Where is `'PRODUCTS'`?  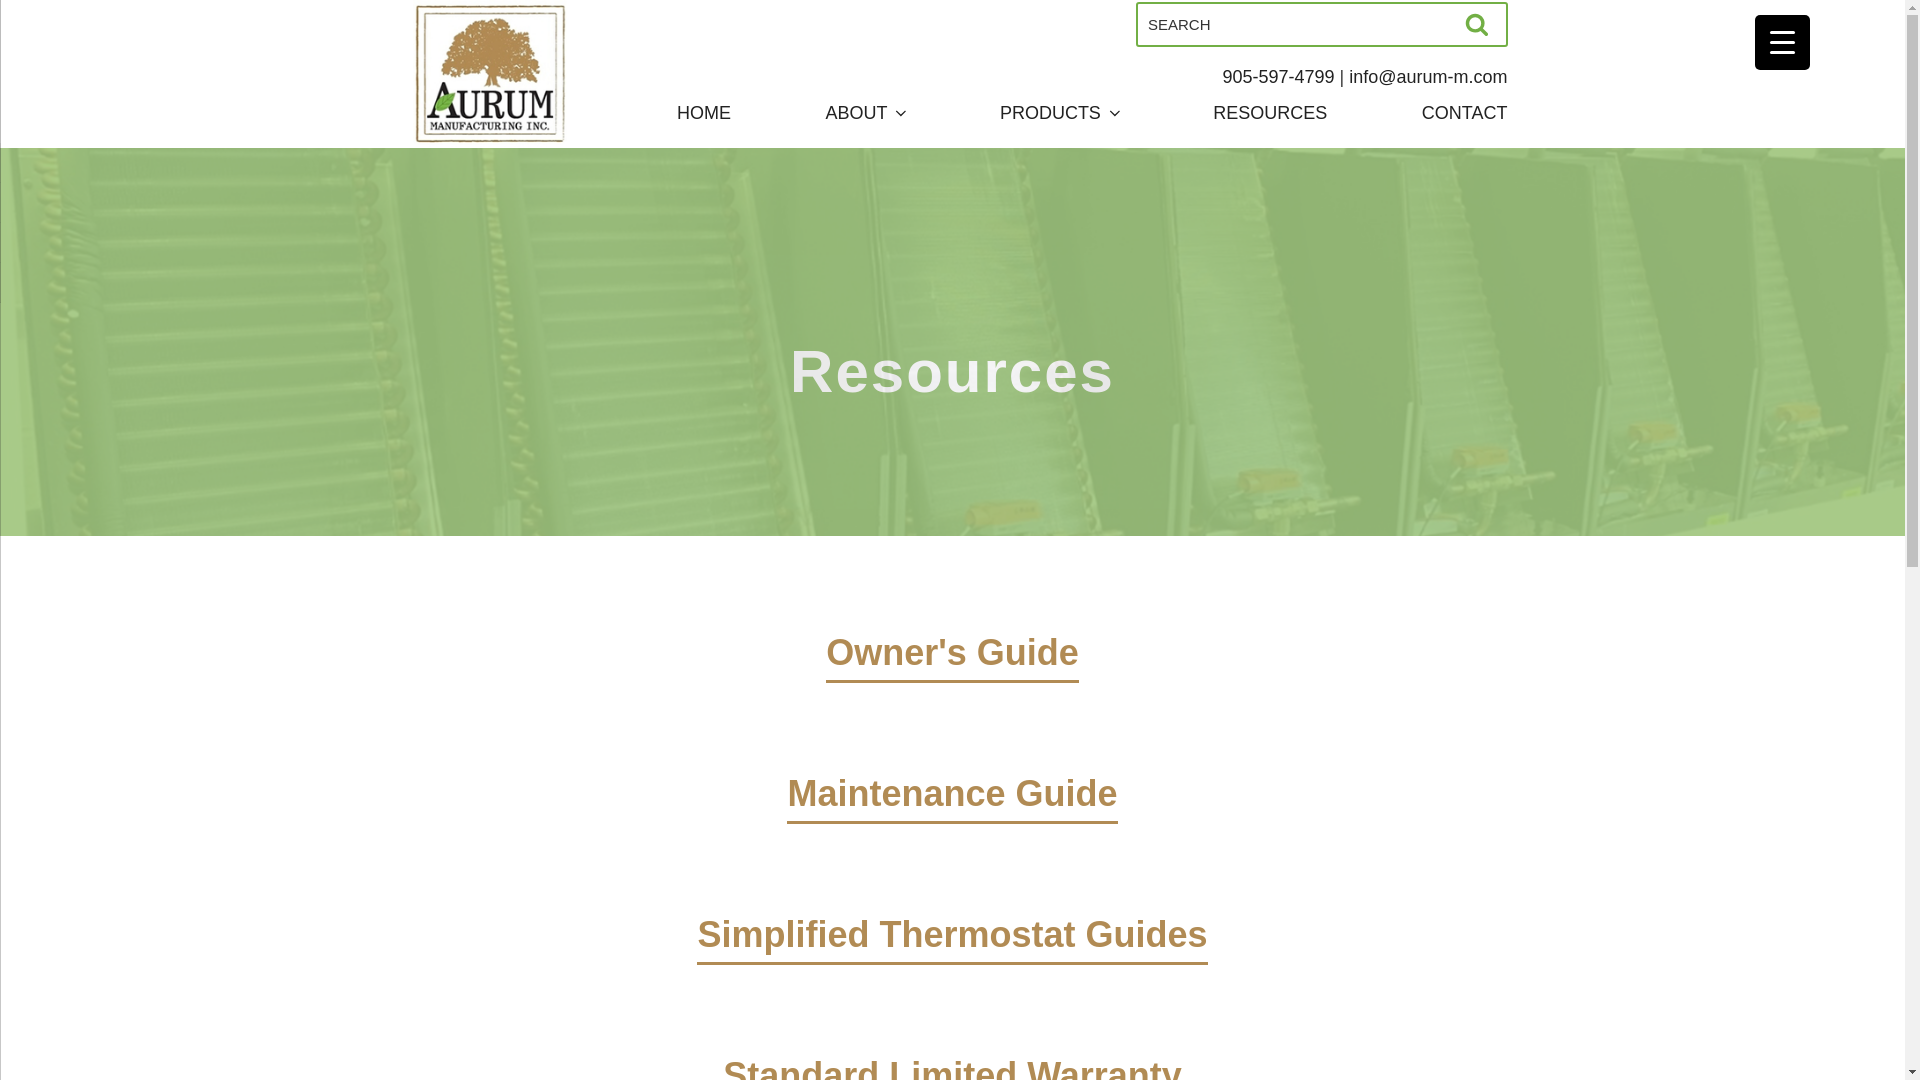
'PRODUCTS' is located at coordinates (1058, 113).